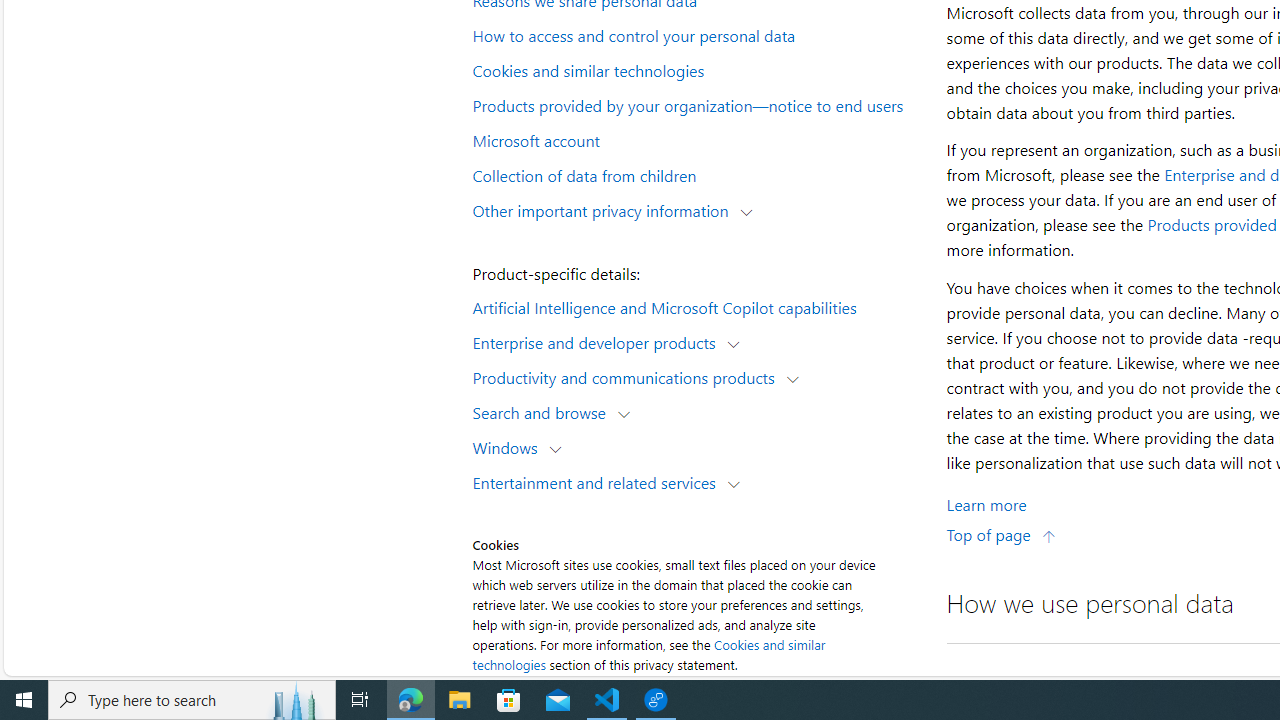 The height and width of the screenshot is (720, 1280). I want to click on 'Other important privacy information', so click(604, 209).